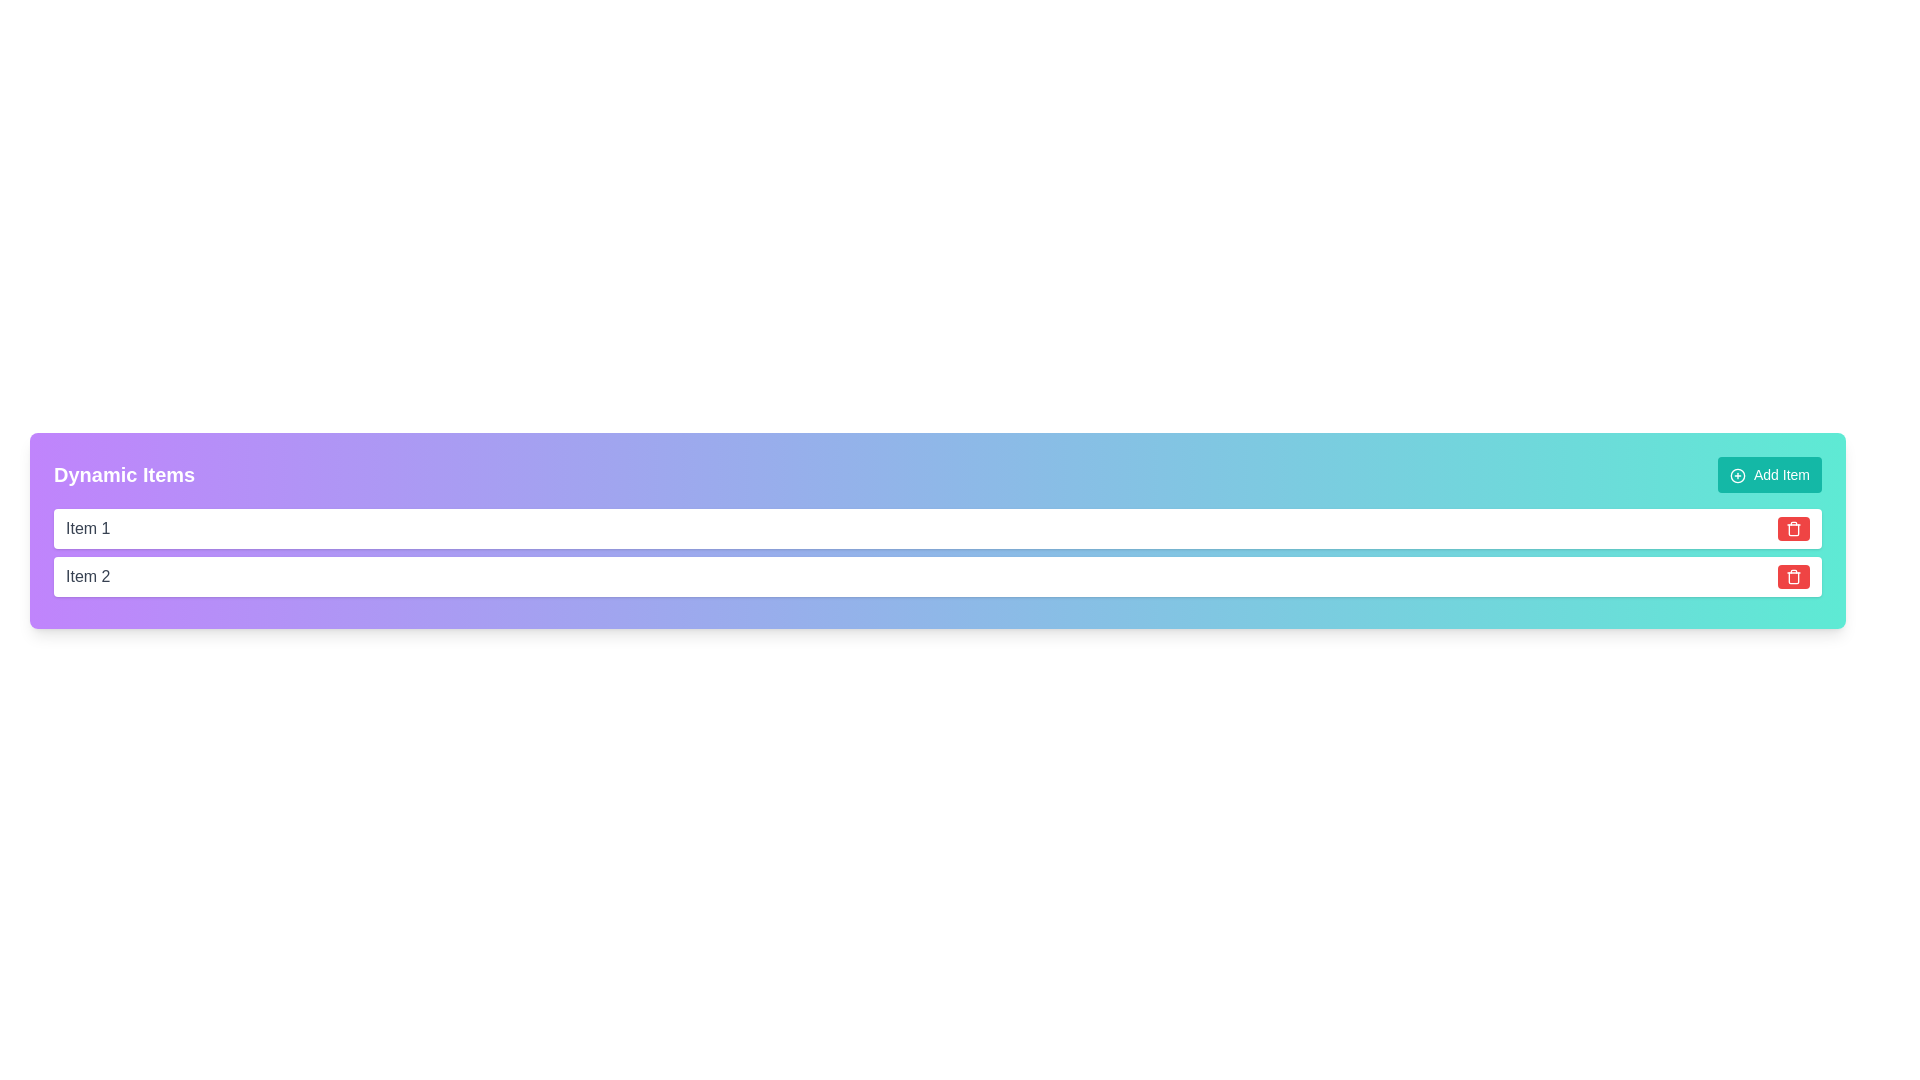  I want to click on the delete button located at the far right side of the row displaying the text 'Item 2', so click(1794, 577).